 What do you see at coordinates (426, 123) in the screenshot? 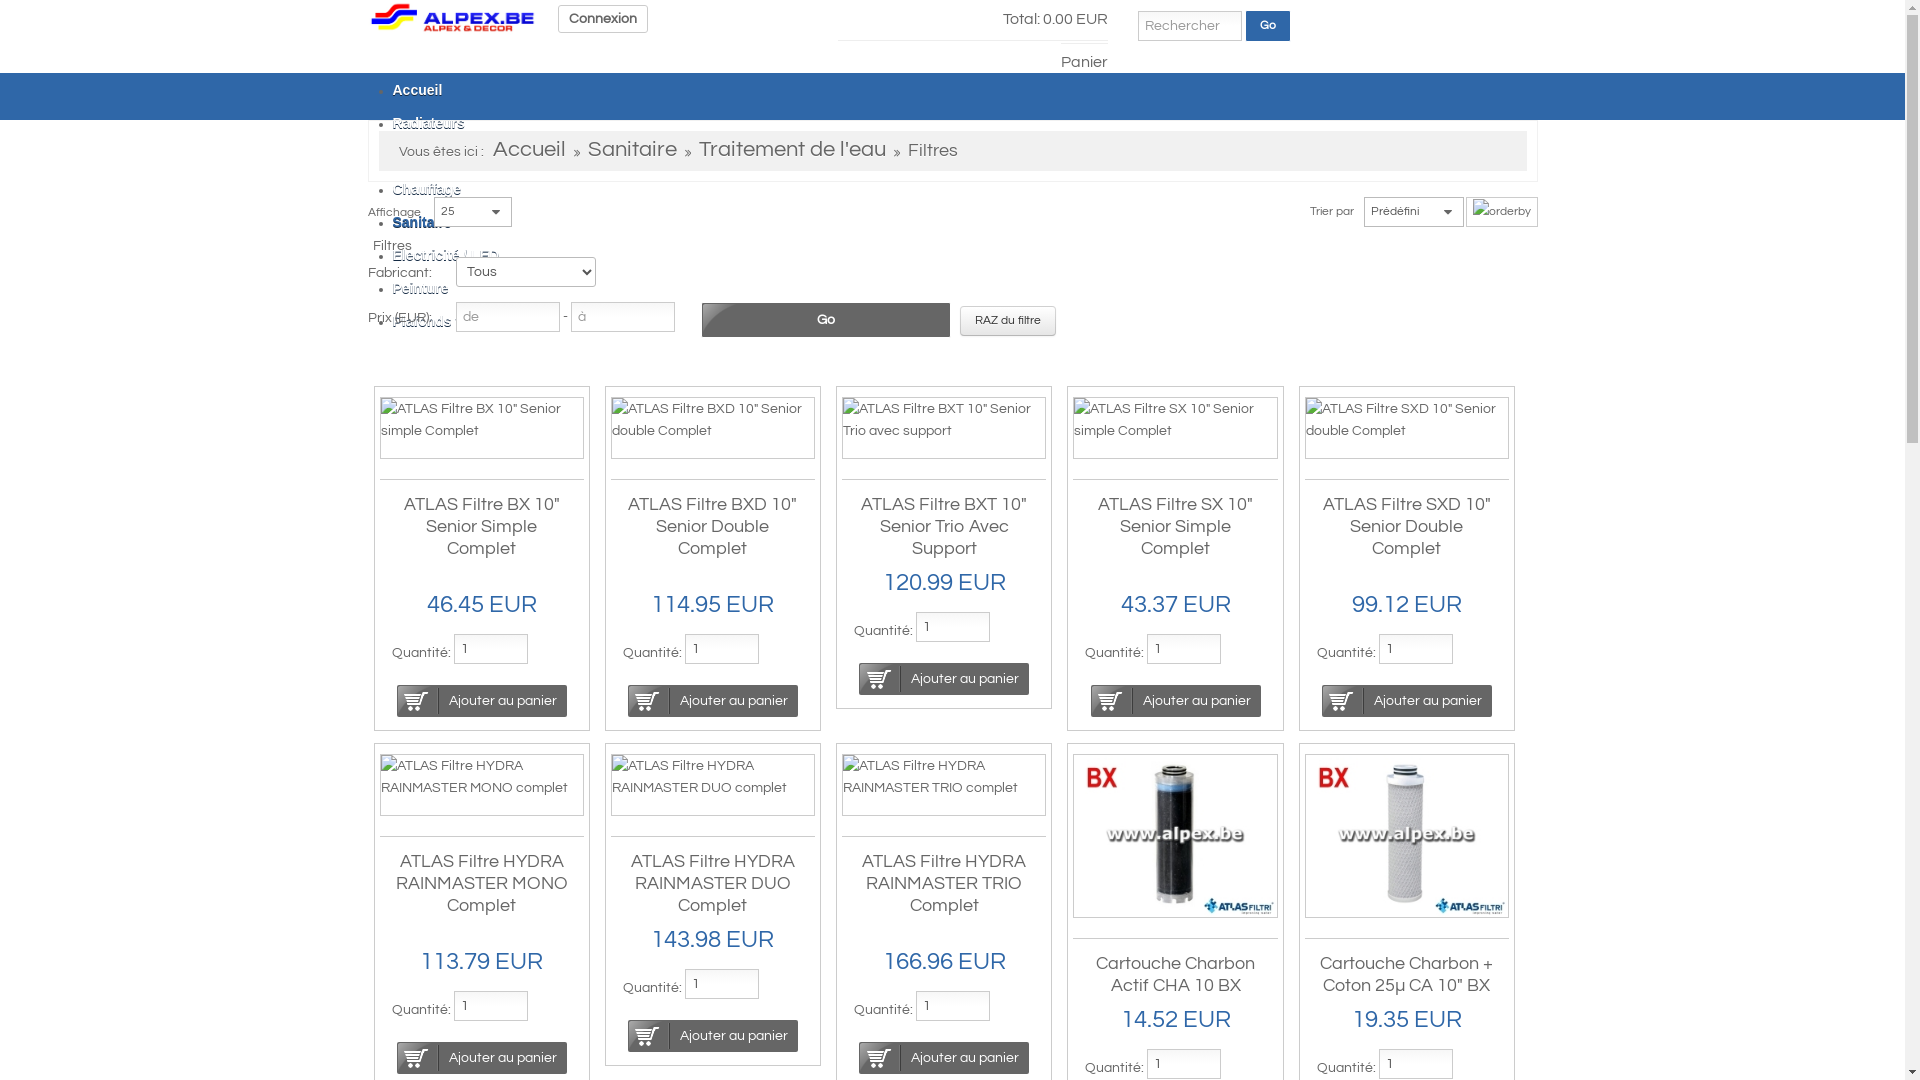
I see `'Radiateurs'` at bounding box center [426, 123].